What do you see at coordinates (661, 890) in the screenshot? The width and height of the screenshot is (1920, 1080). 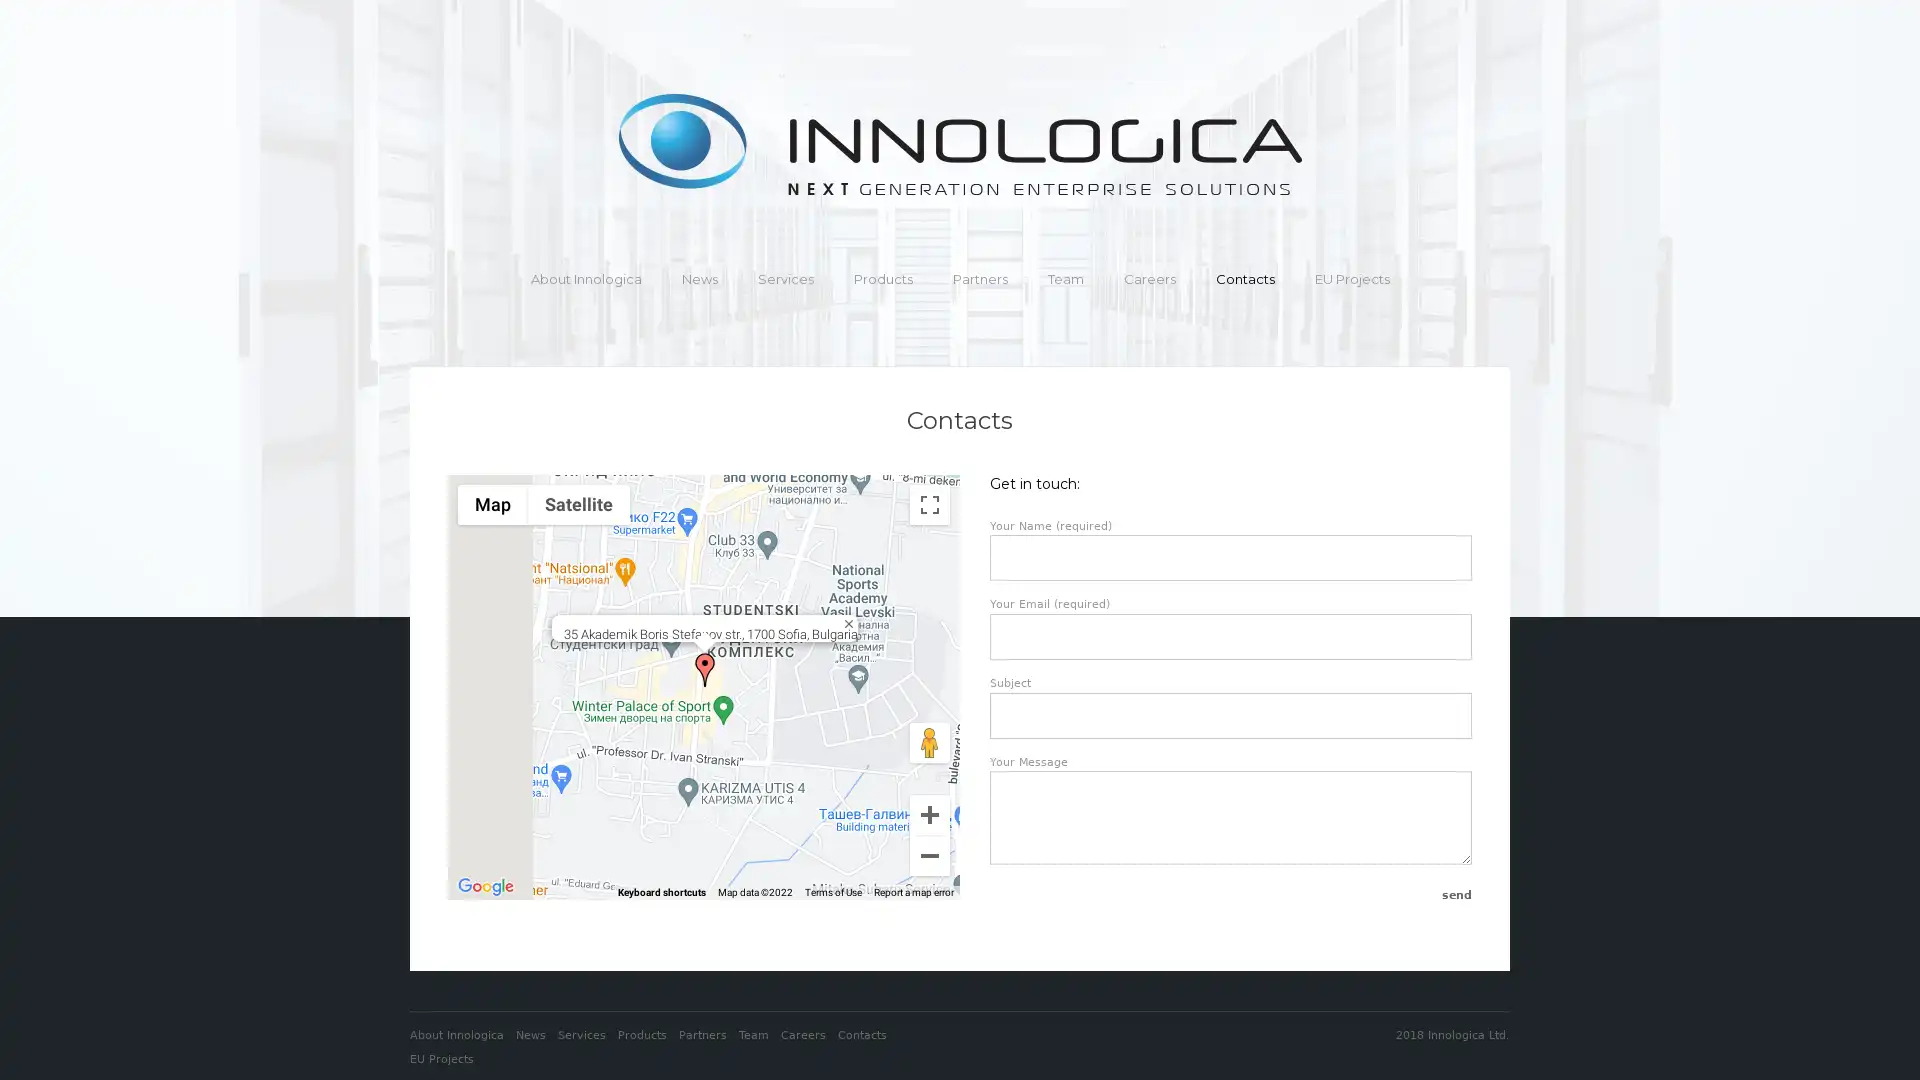 I see `Keyboard shortcuts` at bounding box center [661, 890].